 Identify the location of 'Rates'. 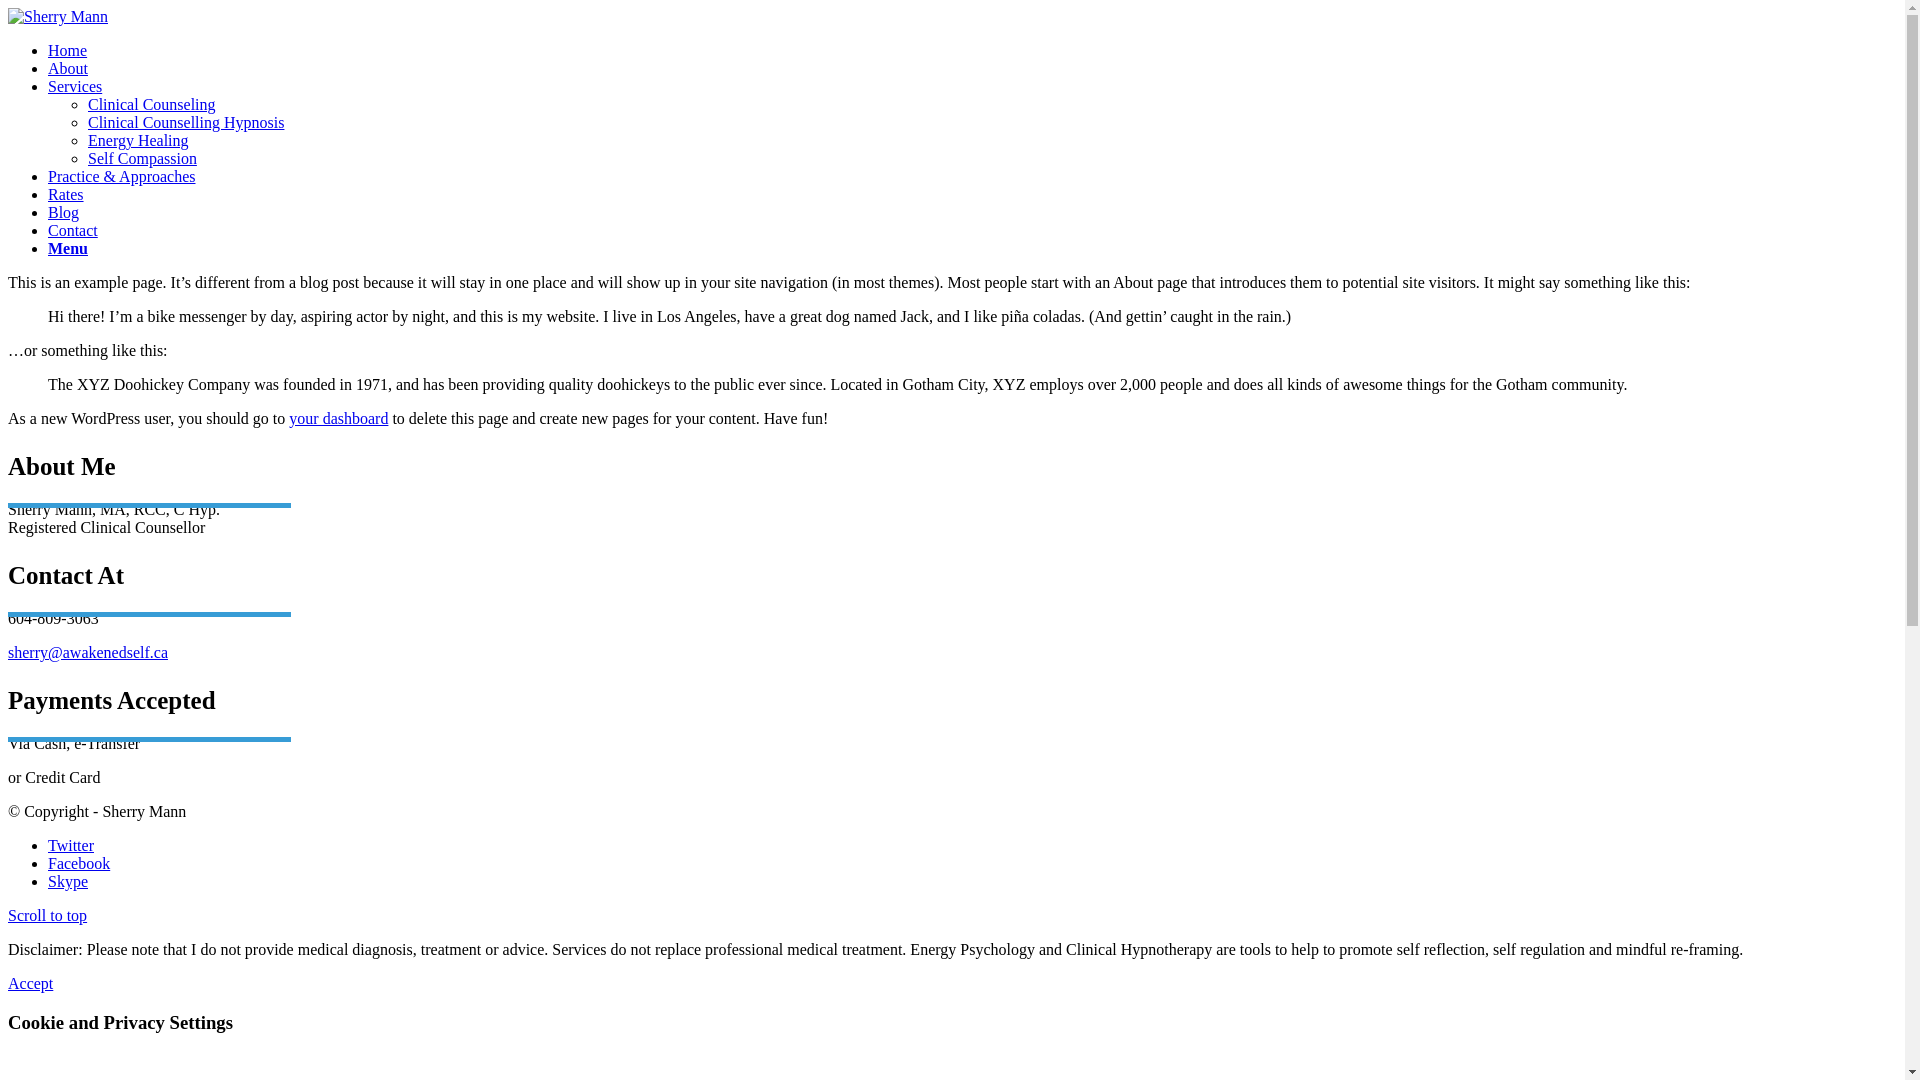
(48, 194).